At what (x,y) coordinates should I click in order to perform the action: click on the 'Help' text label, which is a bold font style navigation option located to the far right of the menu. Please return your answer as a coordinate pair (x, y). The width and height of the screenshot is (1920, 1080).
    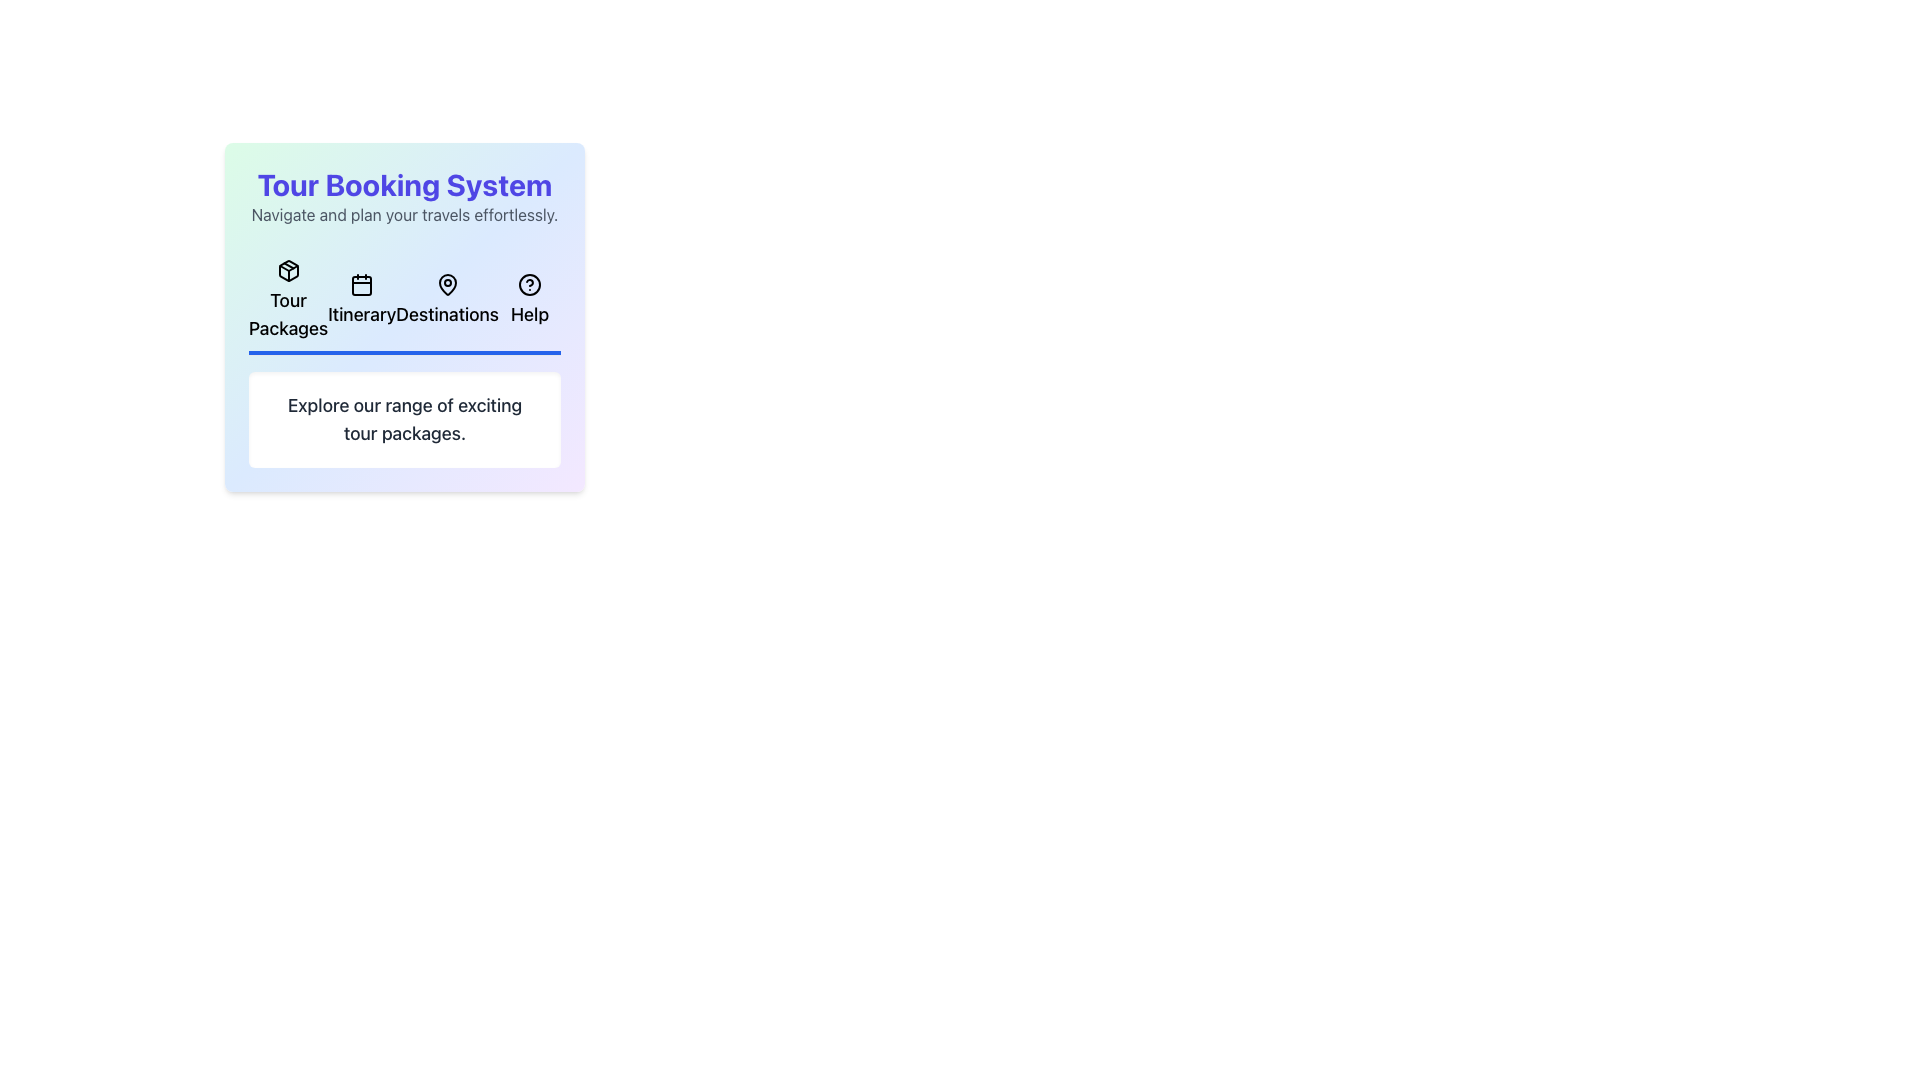
    Looking at the image, I should click on (529, 313).